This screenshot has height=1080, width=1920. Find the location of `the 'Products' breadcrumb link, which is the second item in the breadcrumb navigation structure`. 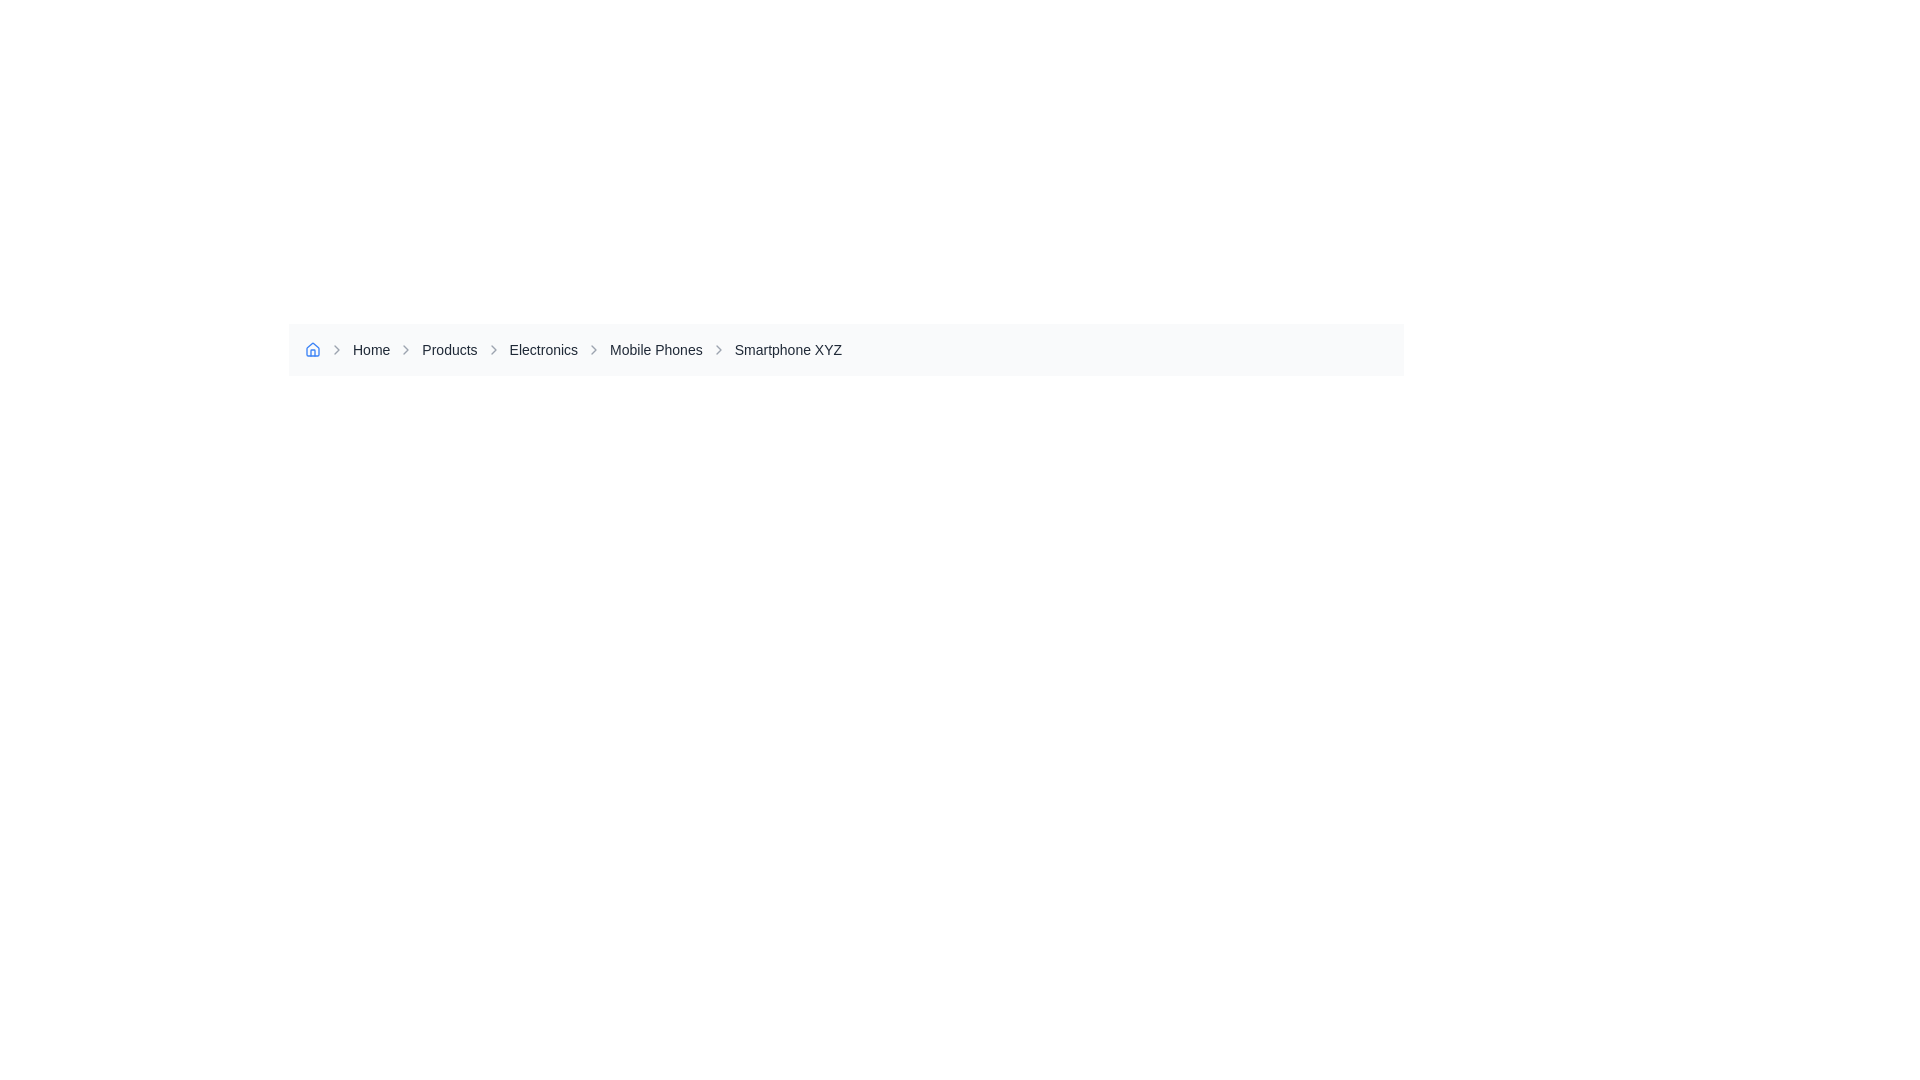

the 'Products' breadcrumb link, which is the second item in the breadcrumb navigation structure is located at coordinates (436, 349).